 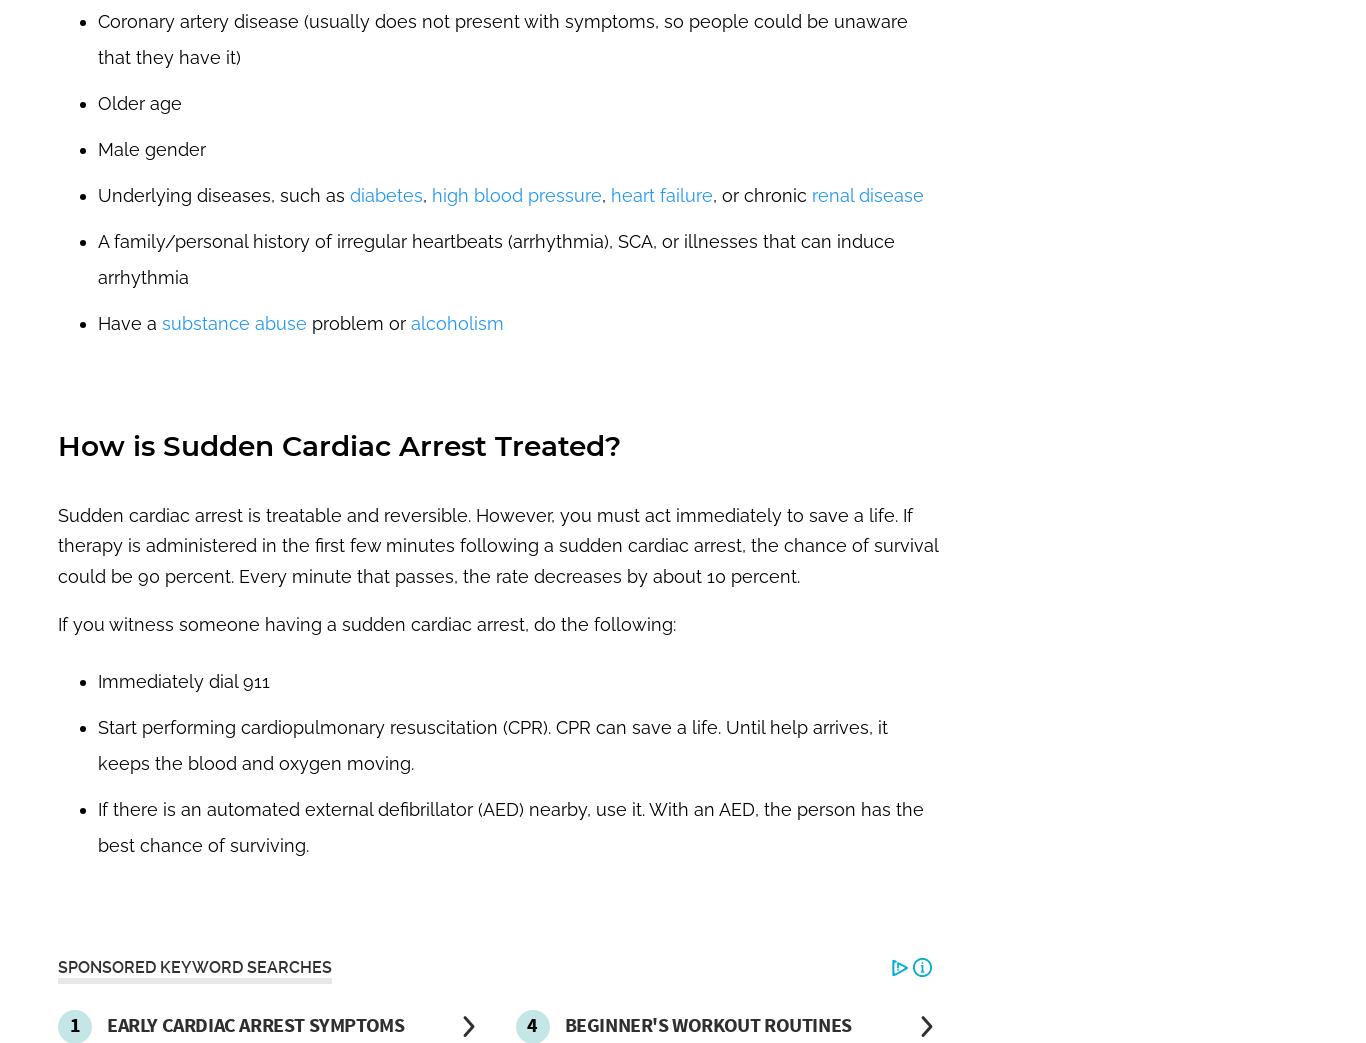 I want to click on 'If there is an automated external defibrillator (AED) nearby, use it. With an AED, the person has the best chance of surviving.', so click(x=97, y=826).